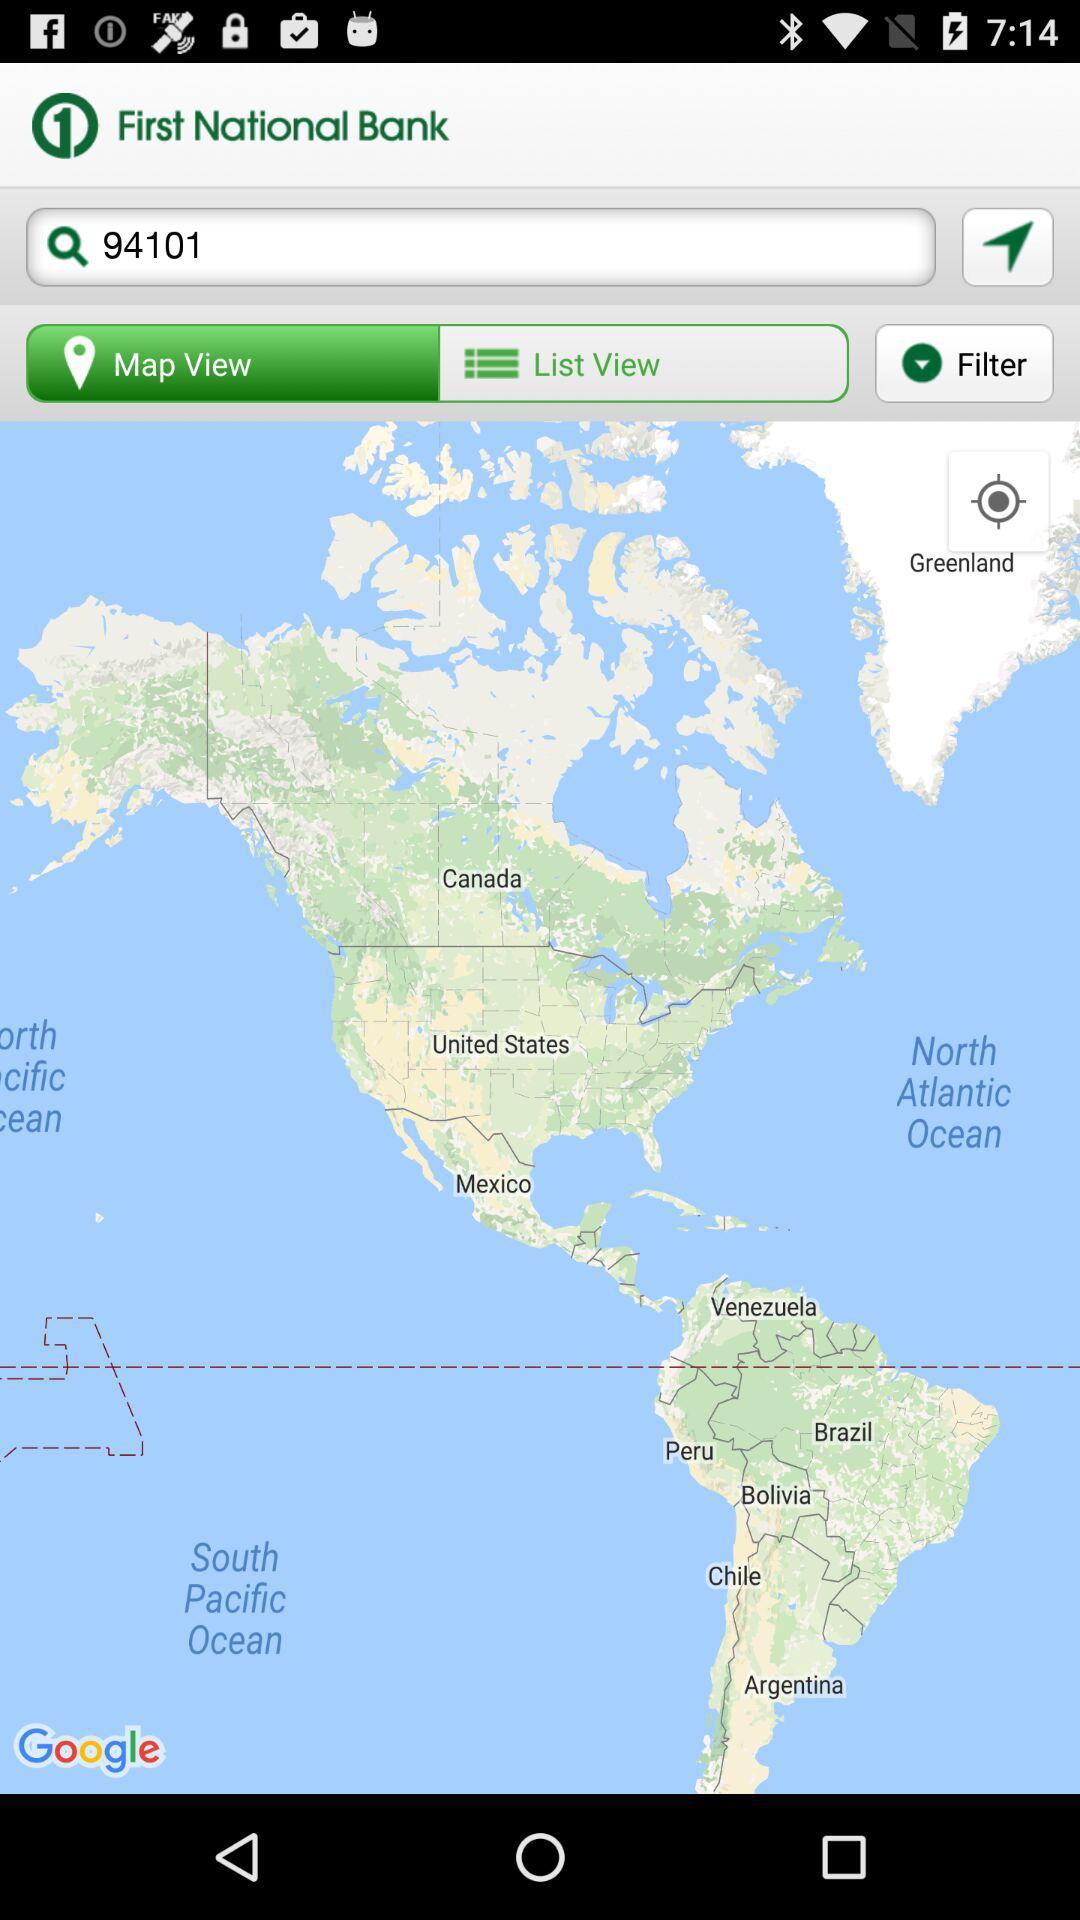 The width and height of the screenshot is (1080, 1920). What do you see at coordinates (232, 363) in the screenshot?
I see `the map view button` at bounding box center [232, 363].